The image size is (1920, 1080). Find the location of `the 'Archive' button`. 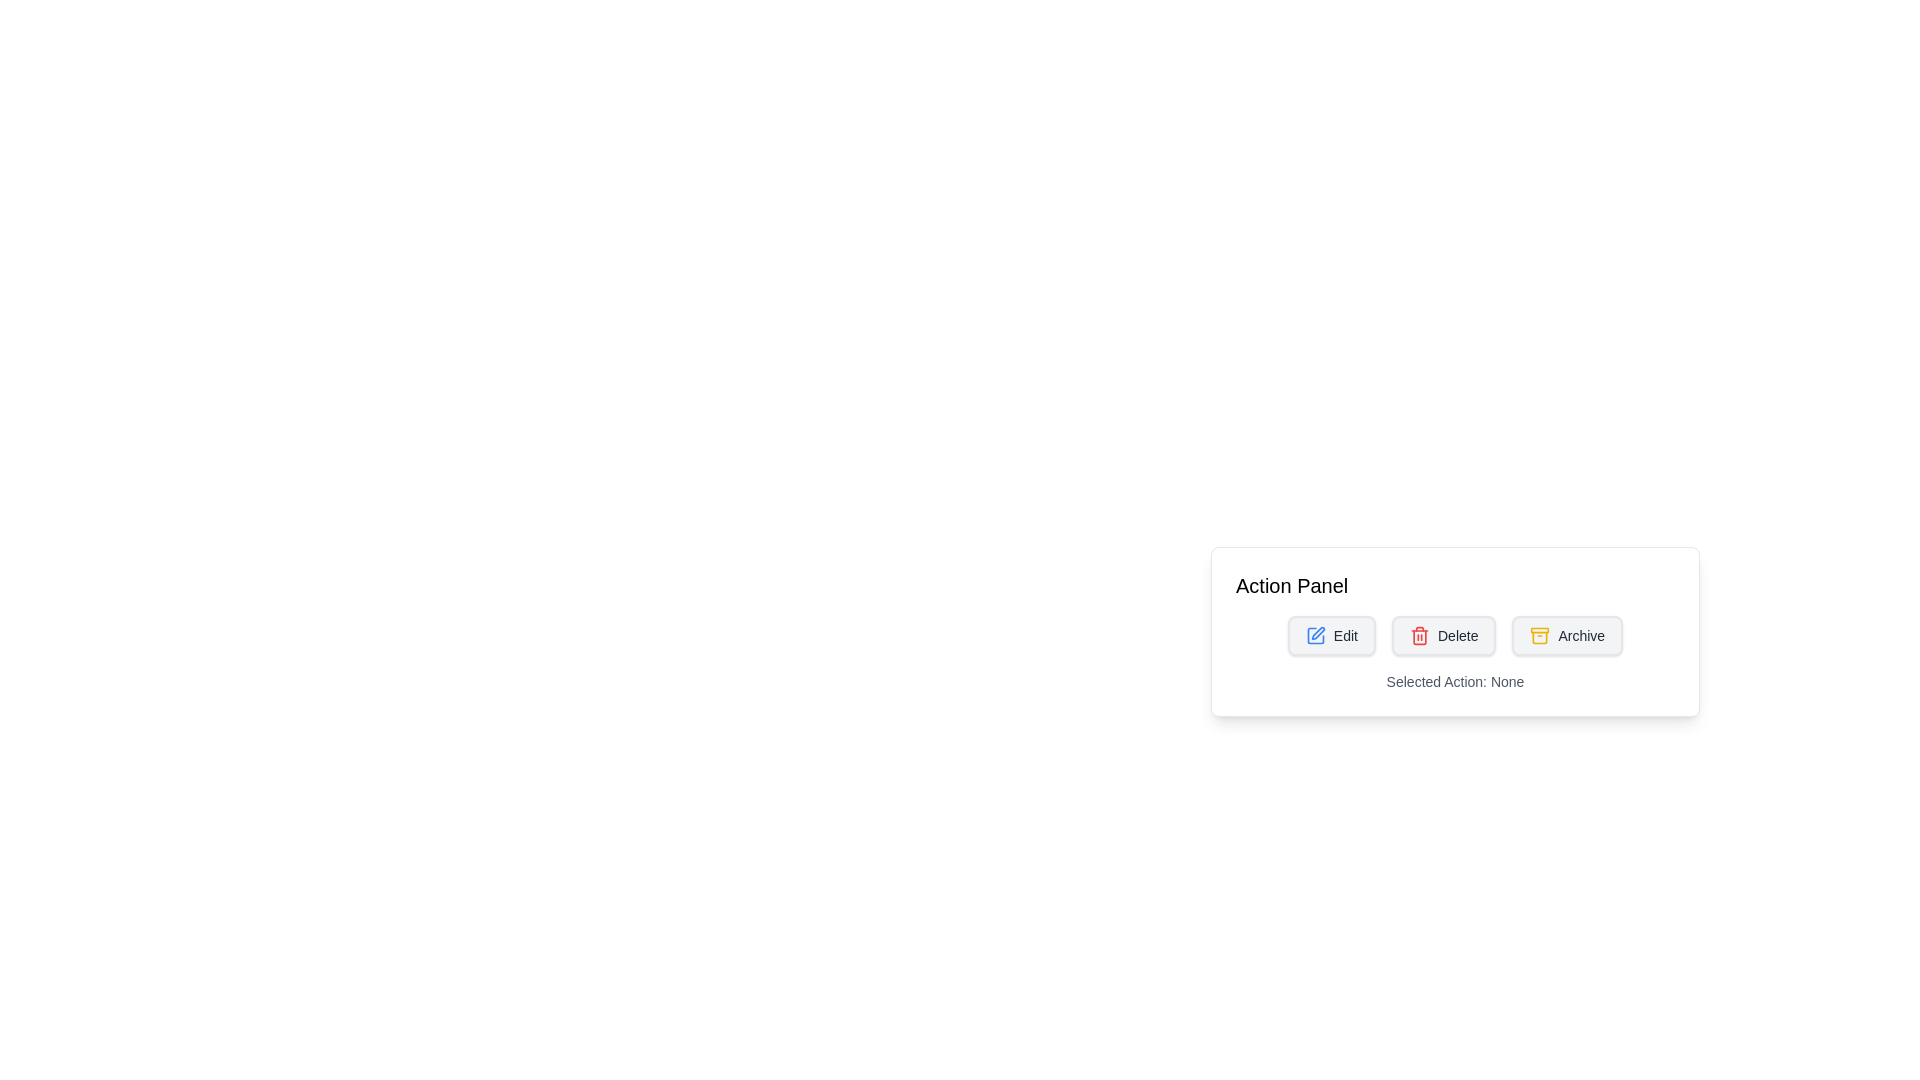

the 'Archive' button is located at coordinates (1566, 636).